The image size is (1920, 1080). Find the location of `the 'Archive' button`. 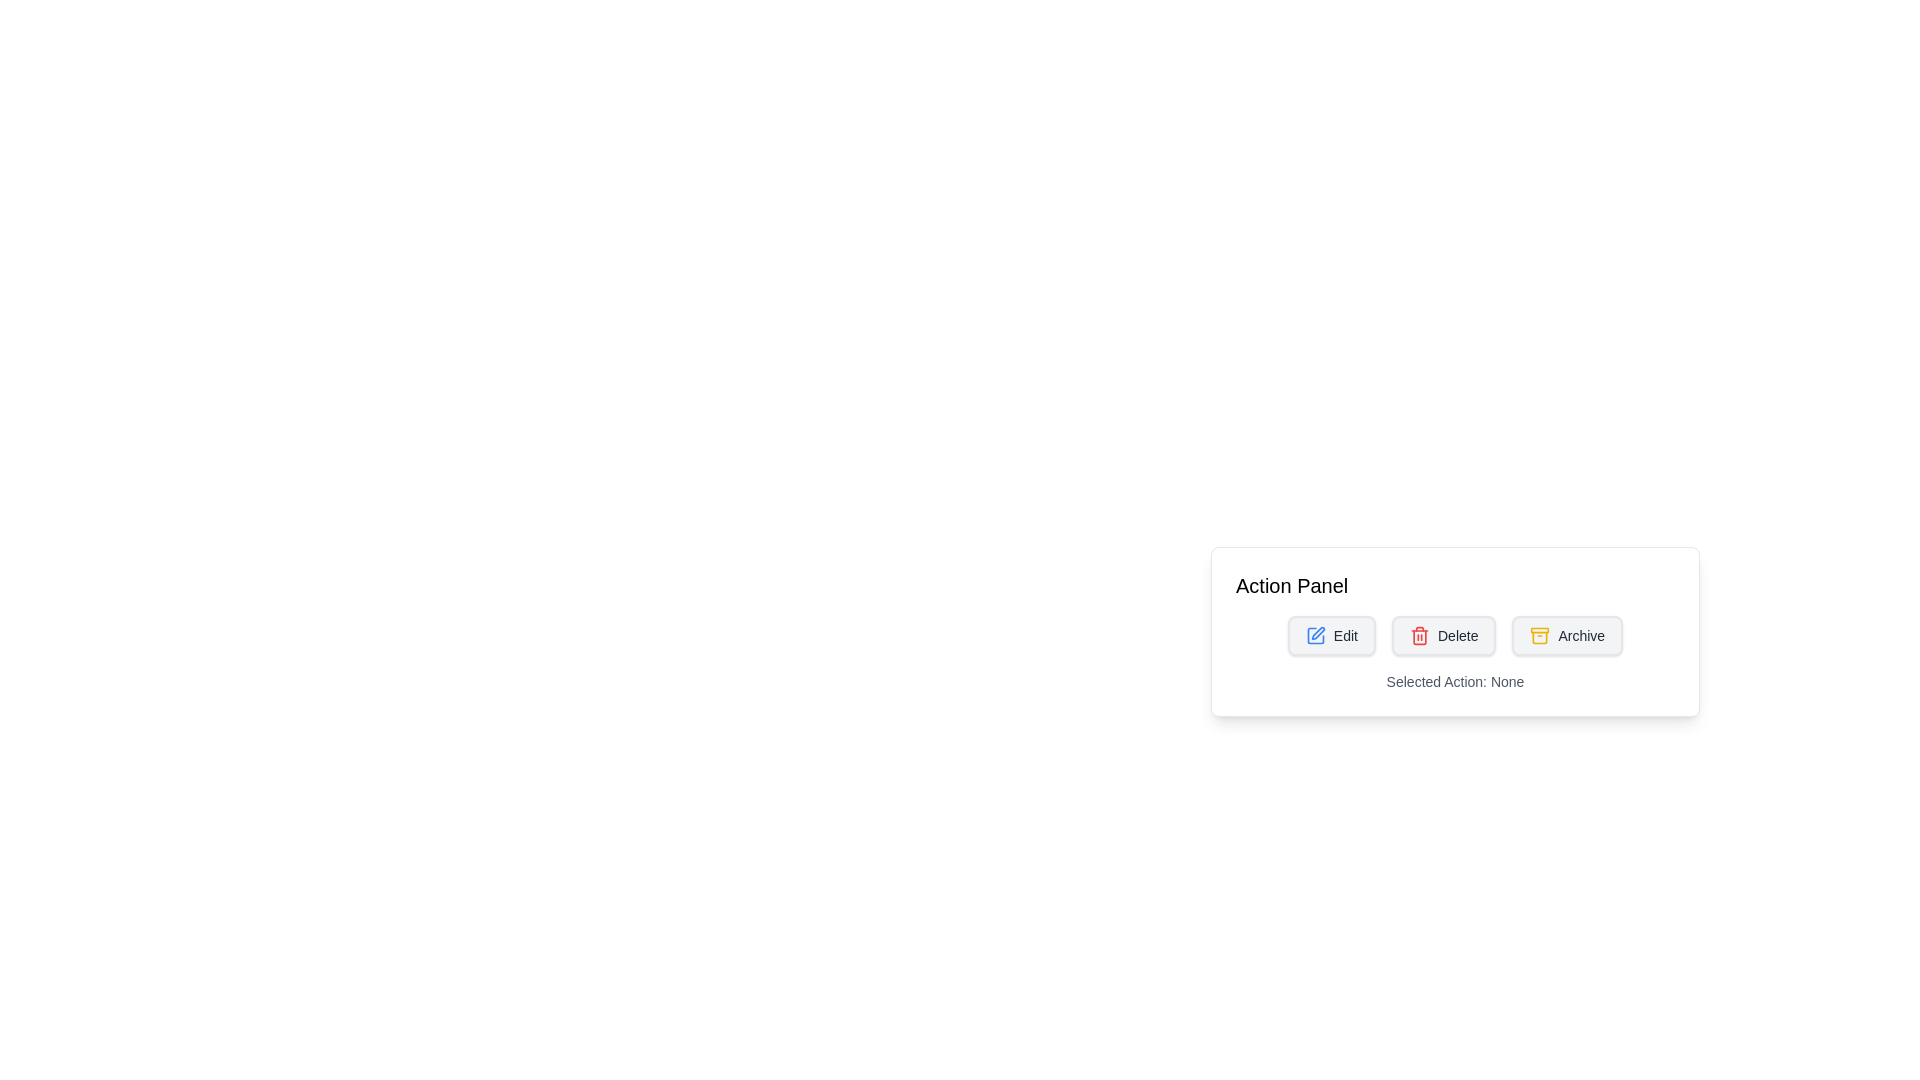

the 'Archive' button is located at coordinates (1566, 636).